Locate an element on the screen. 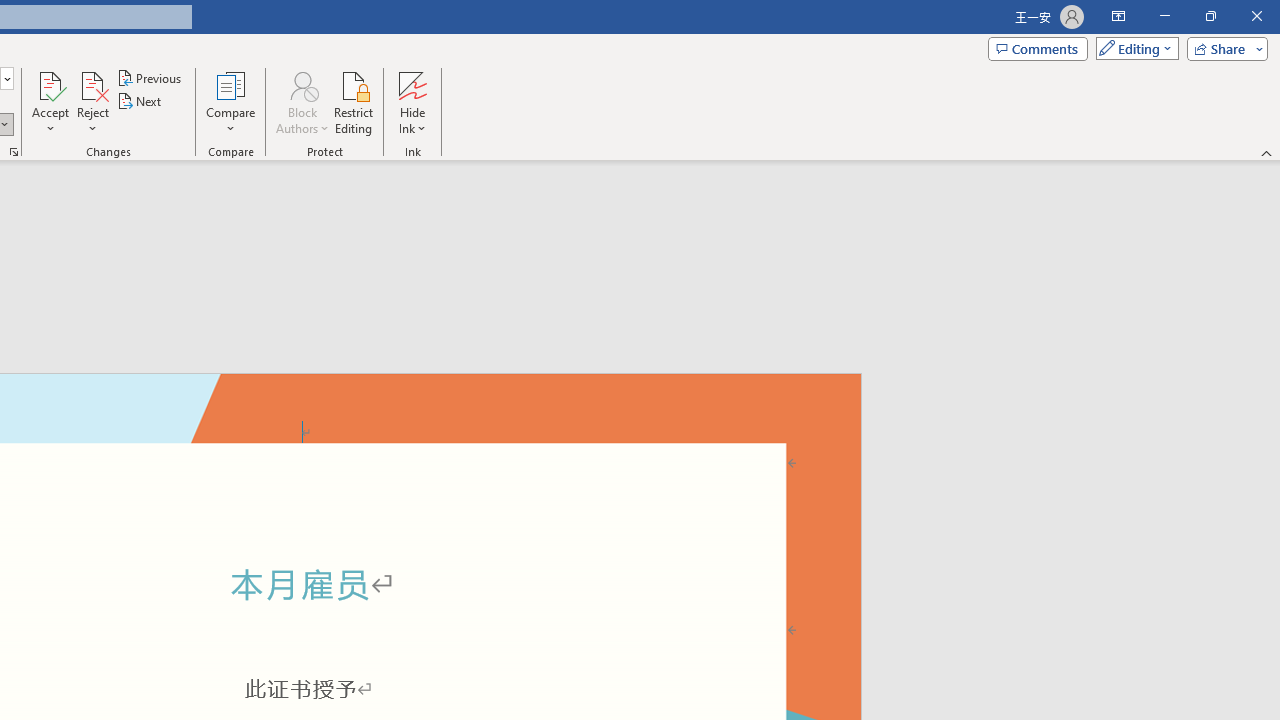 The image size is (1280, 720). 'Reject and Move to Next' is located at coordinates (91, 84).